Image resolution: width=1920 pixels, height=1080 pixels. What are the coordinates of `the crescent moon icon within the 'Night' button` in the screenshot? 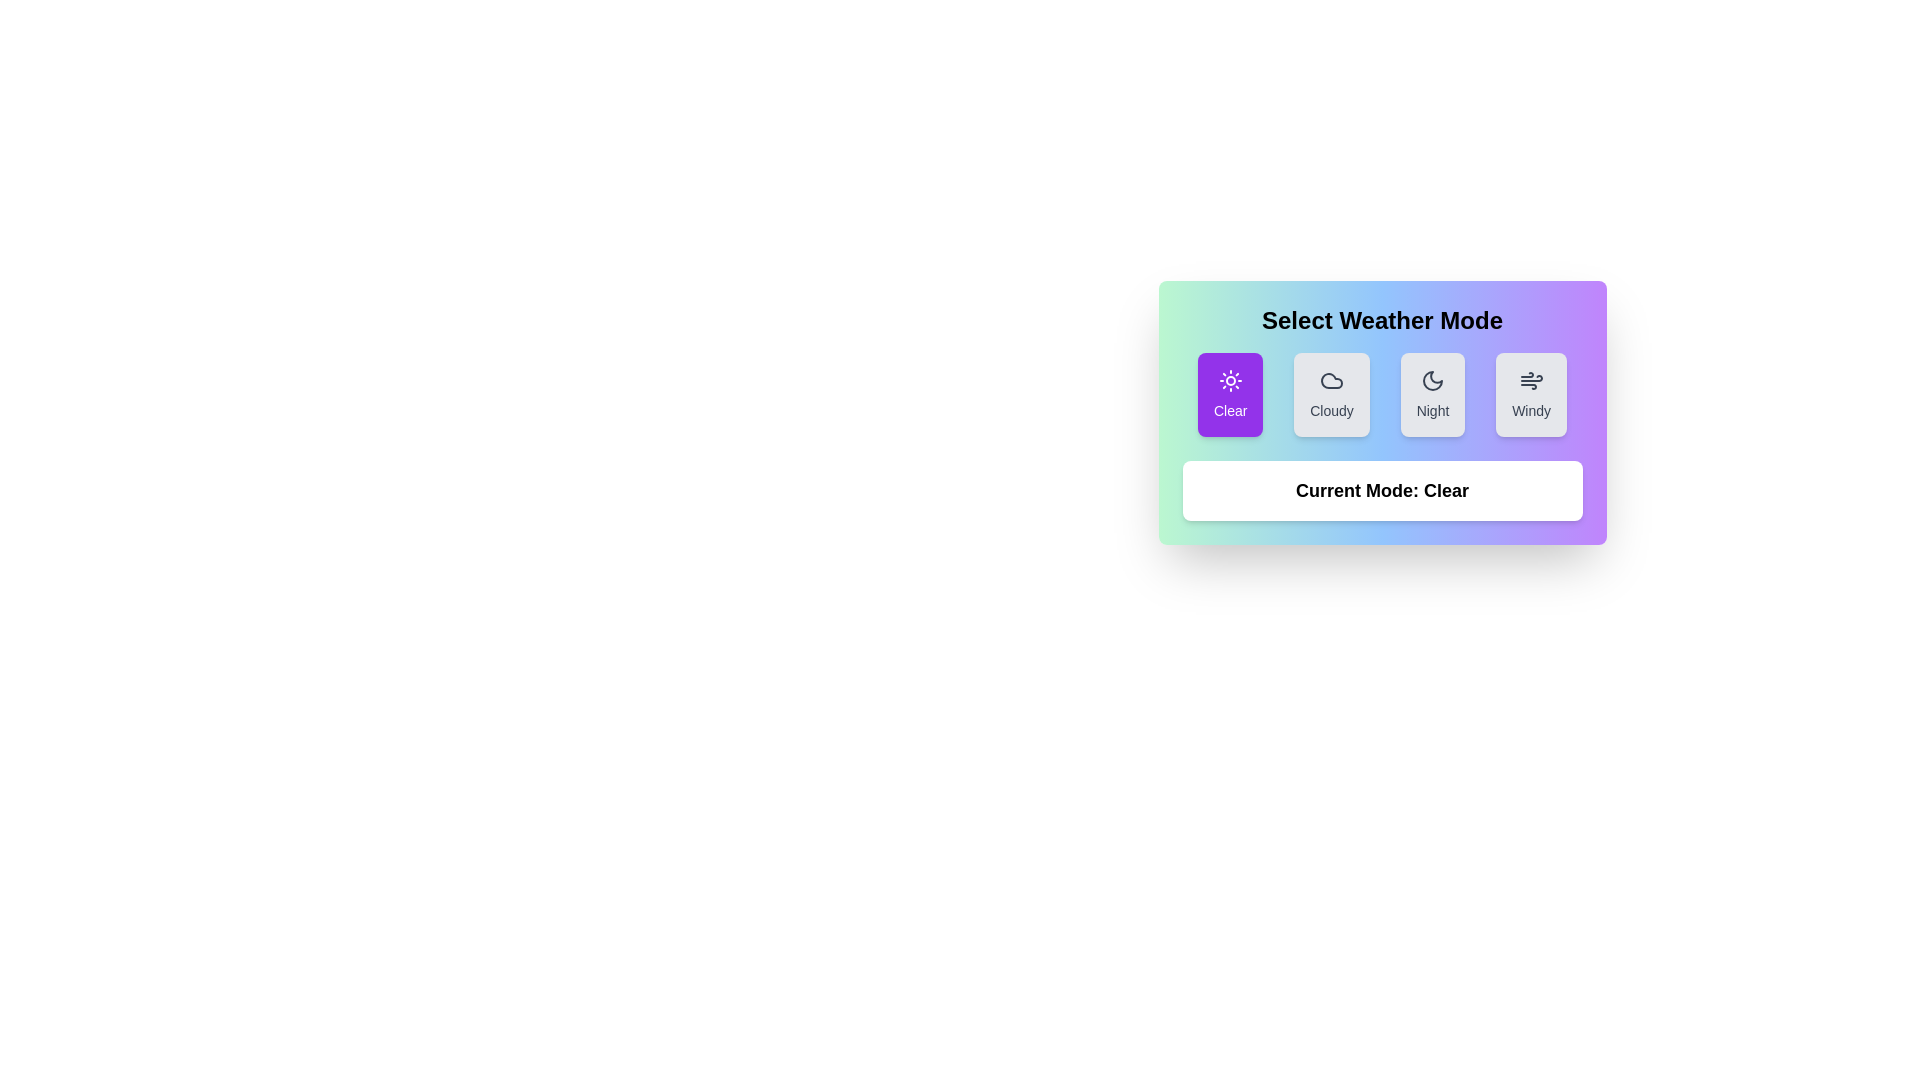 It's located at (1431, 381).